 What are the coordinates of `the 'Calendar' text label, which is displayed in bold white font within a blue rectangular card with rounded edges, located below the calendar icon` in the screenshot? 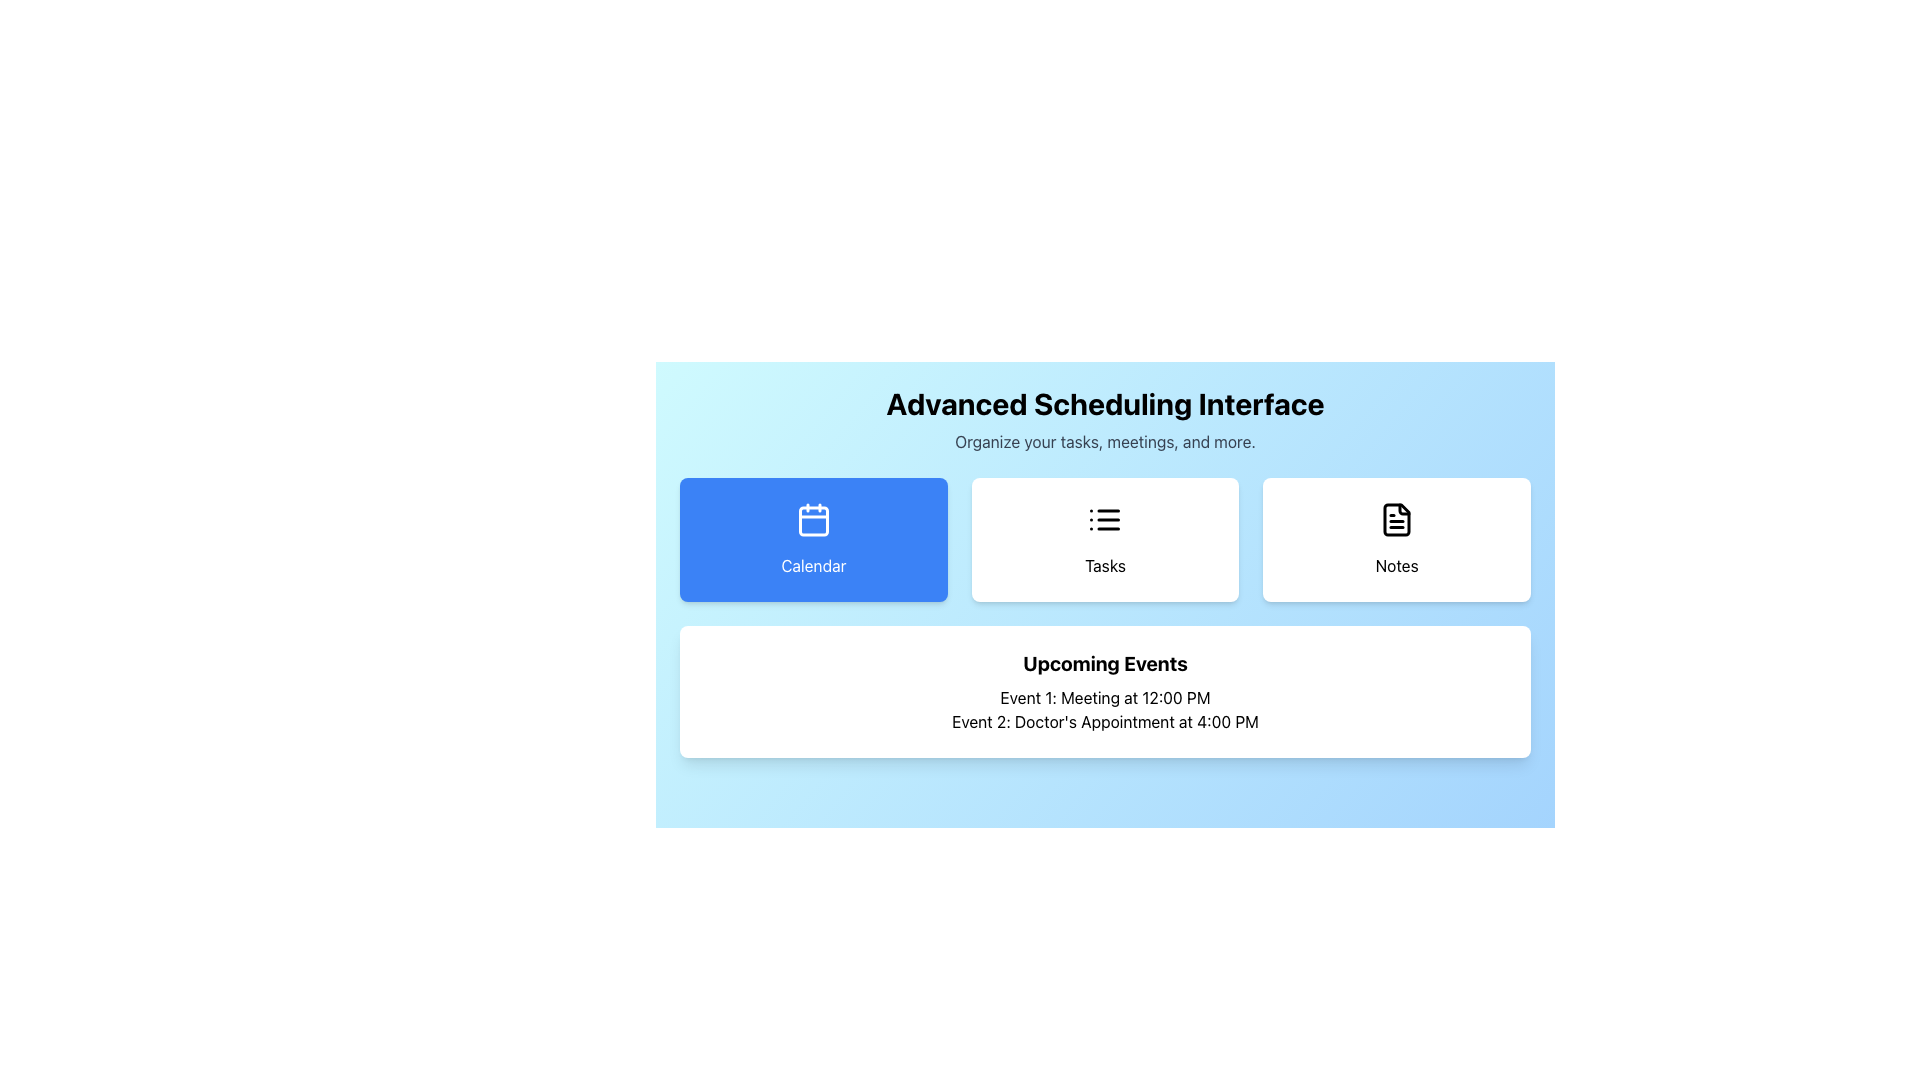 It's located at (813, 566).